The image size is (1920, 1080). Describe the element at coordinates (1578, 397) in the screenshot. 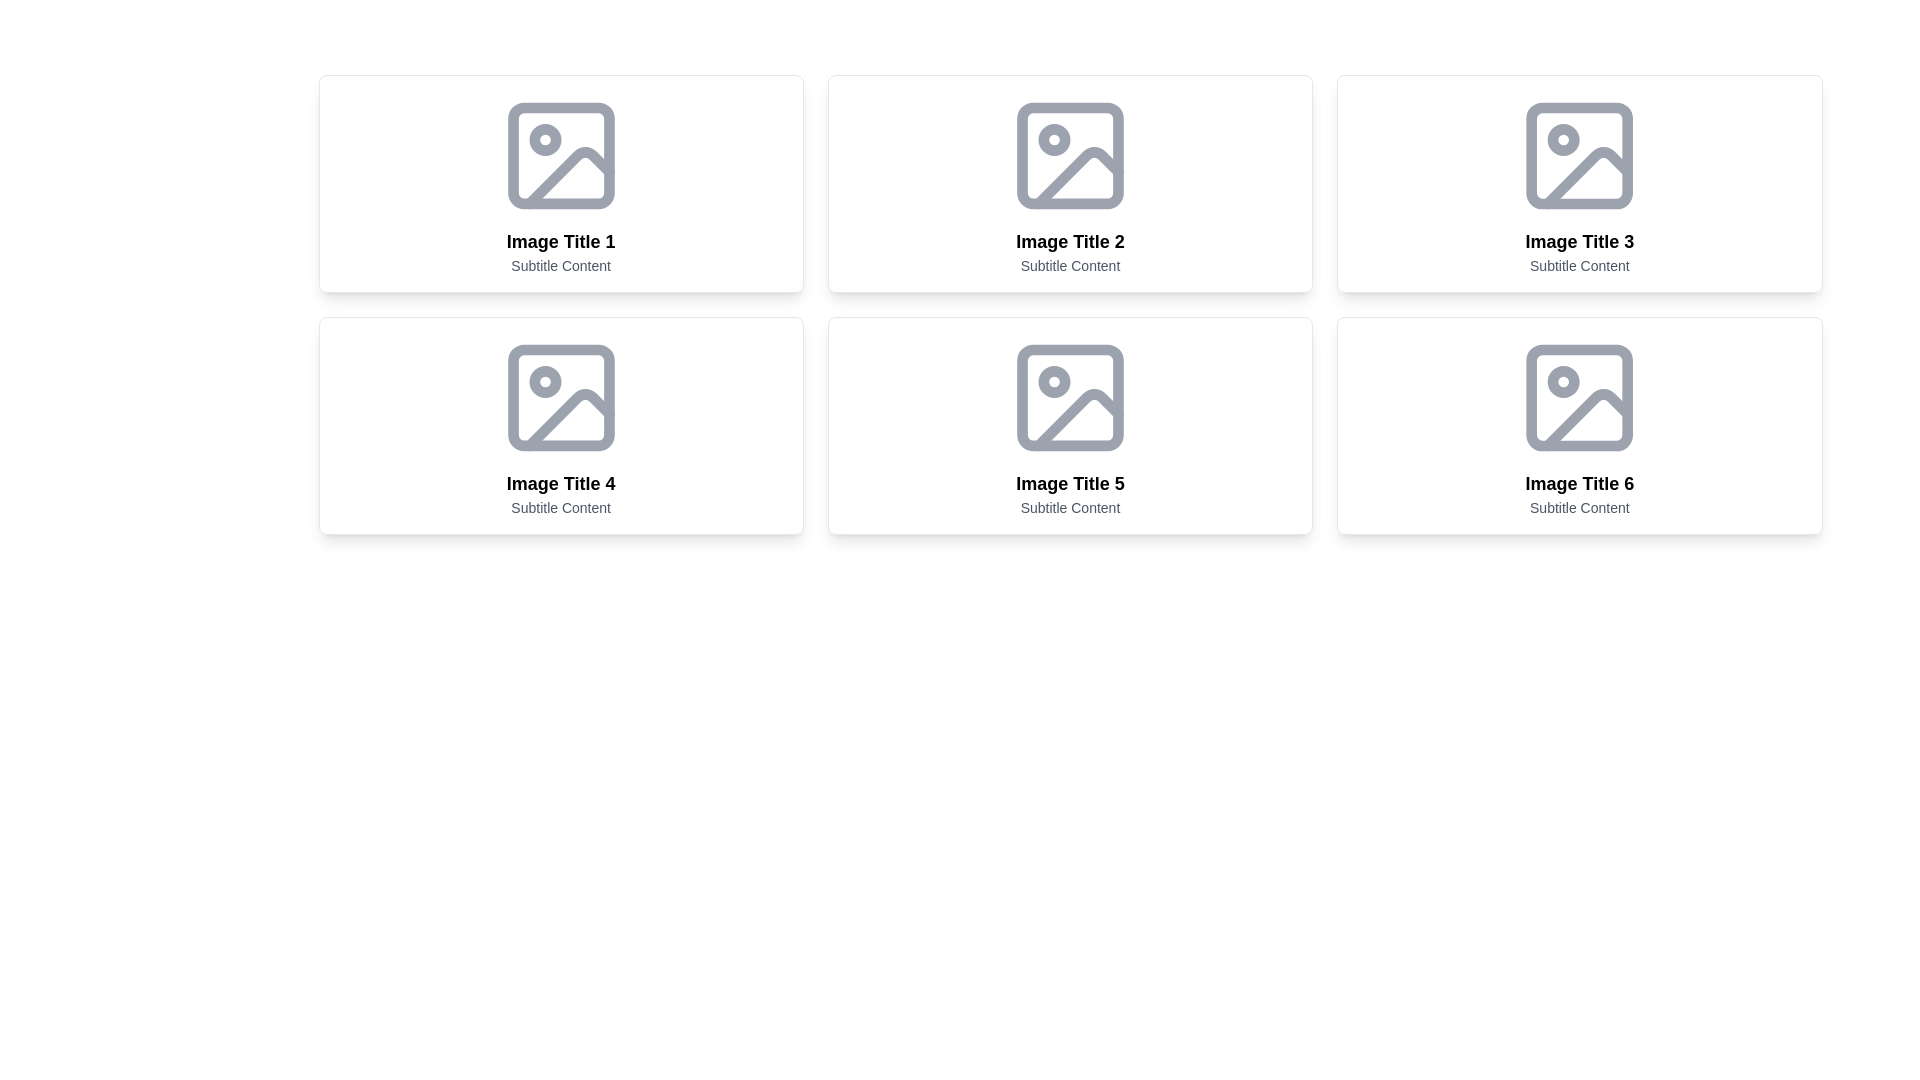

I see `the graphical decoration or icon component in the sixth content card titled 'Image Title 6', located in the second row and third column of the layout` at that location.